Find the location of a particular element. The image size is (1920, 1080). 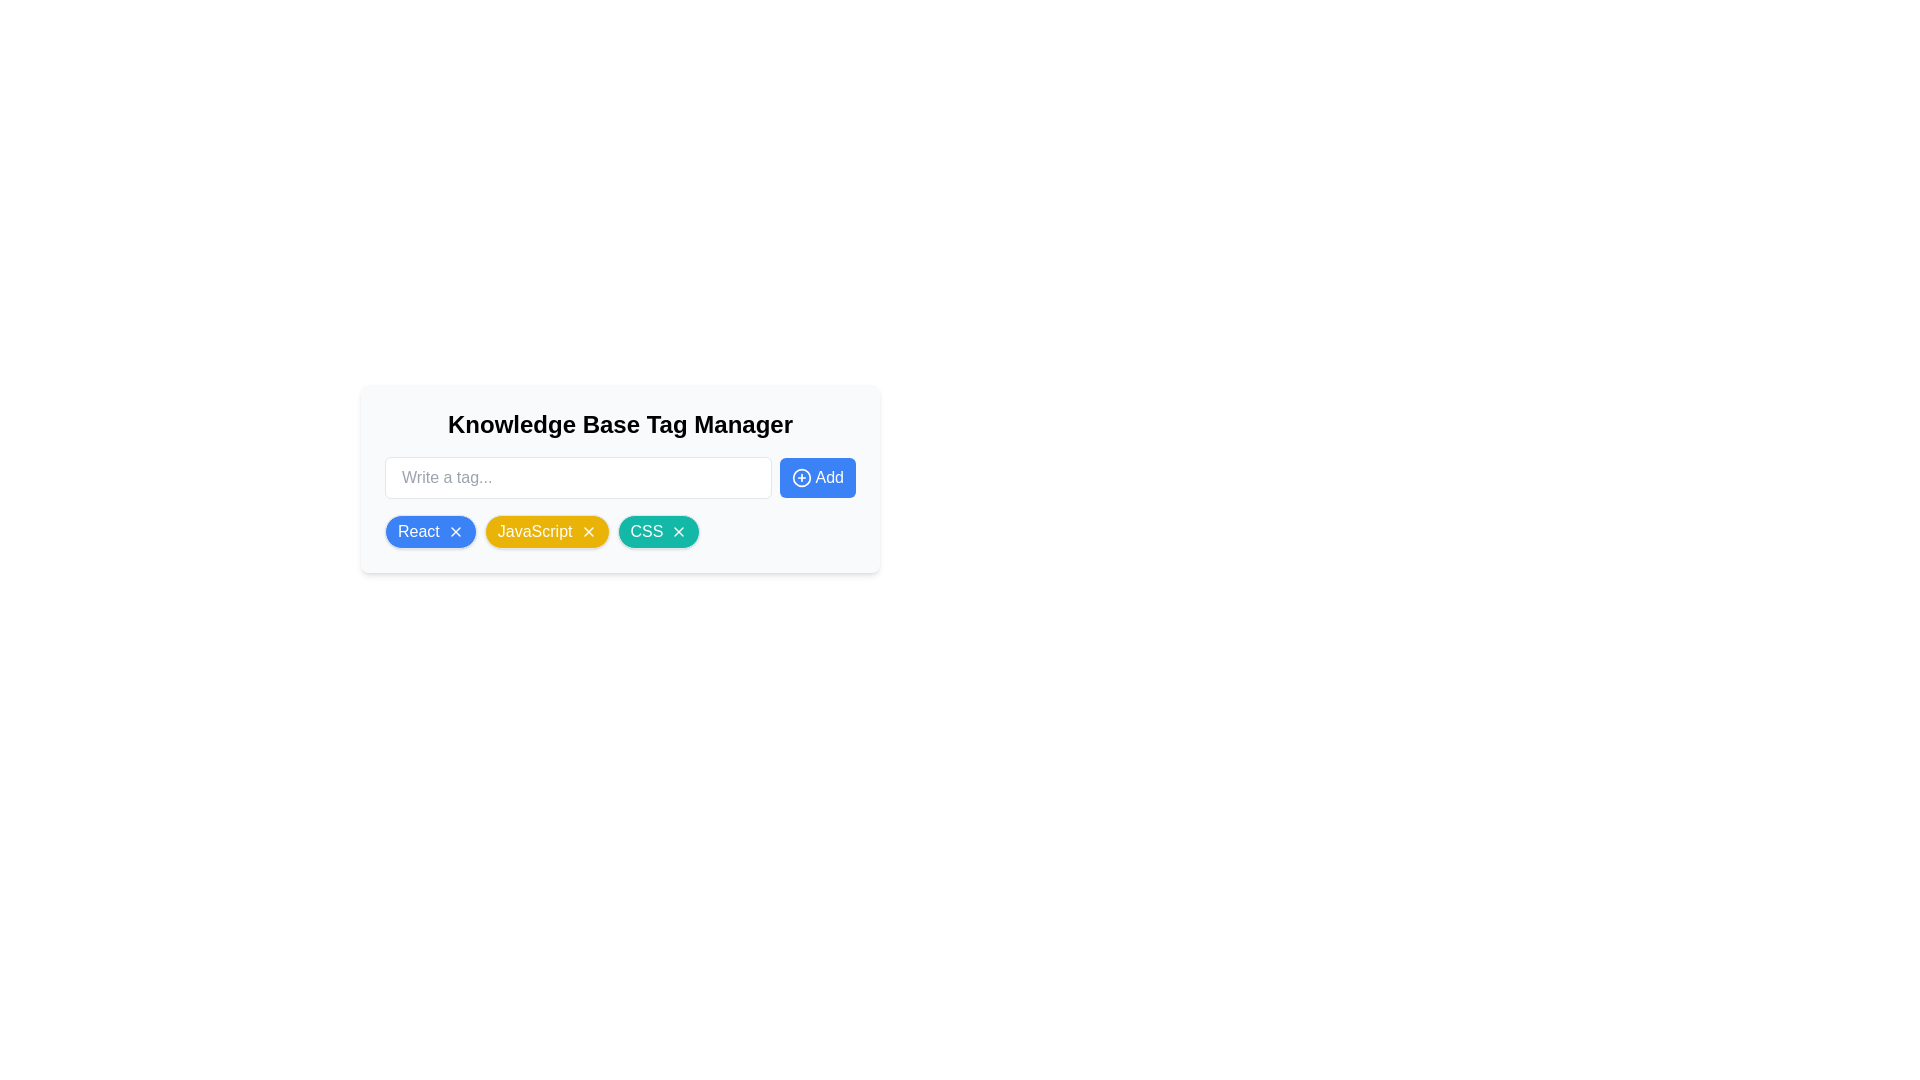

the close icon on the blue rounded button labeled 'React' is located at coordinates (429, 531).